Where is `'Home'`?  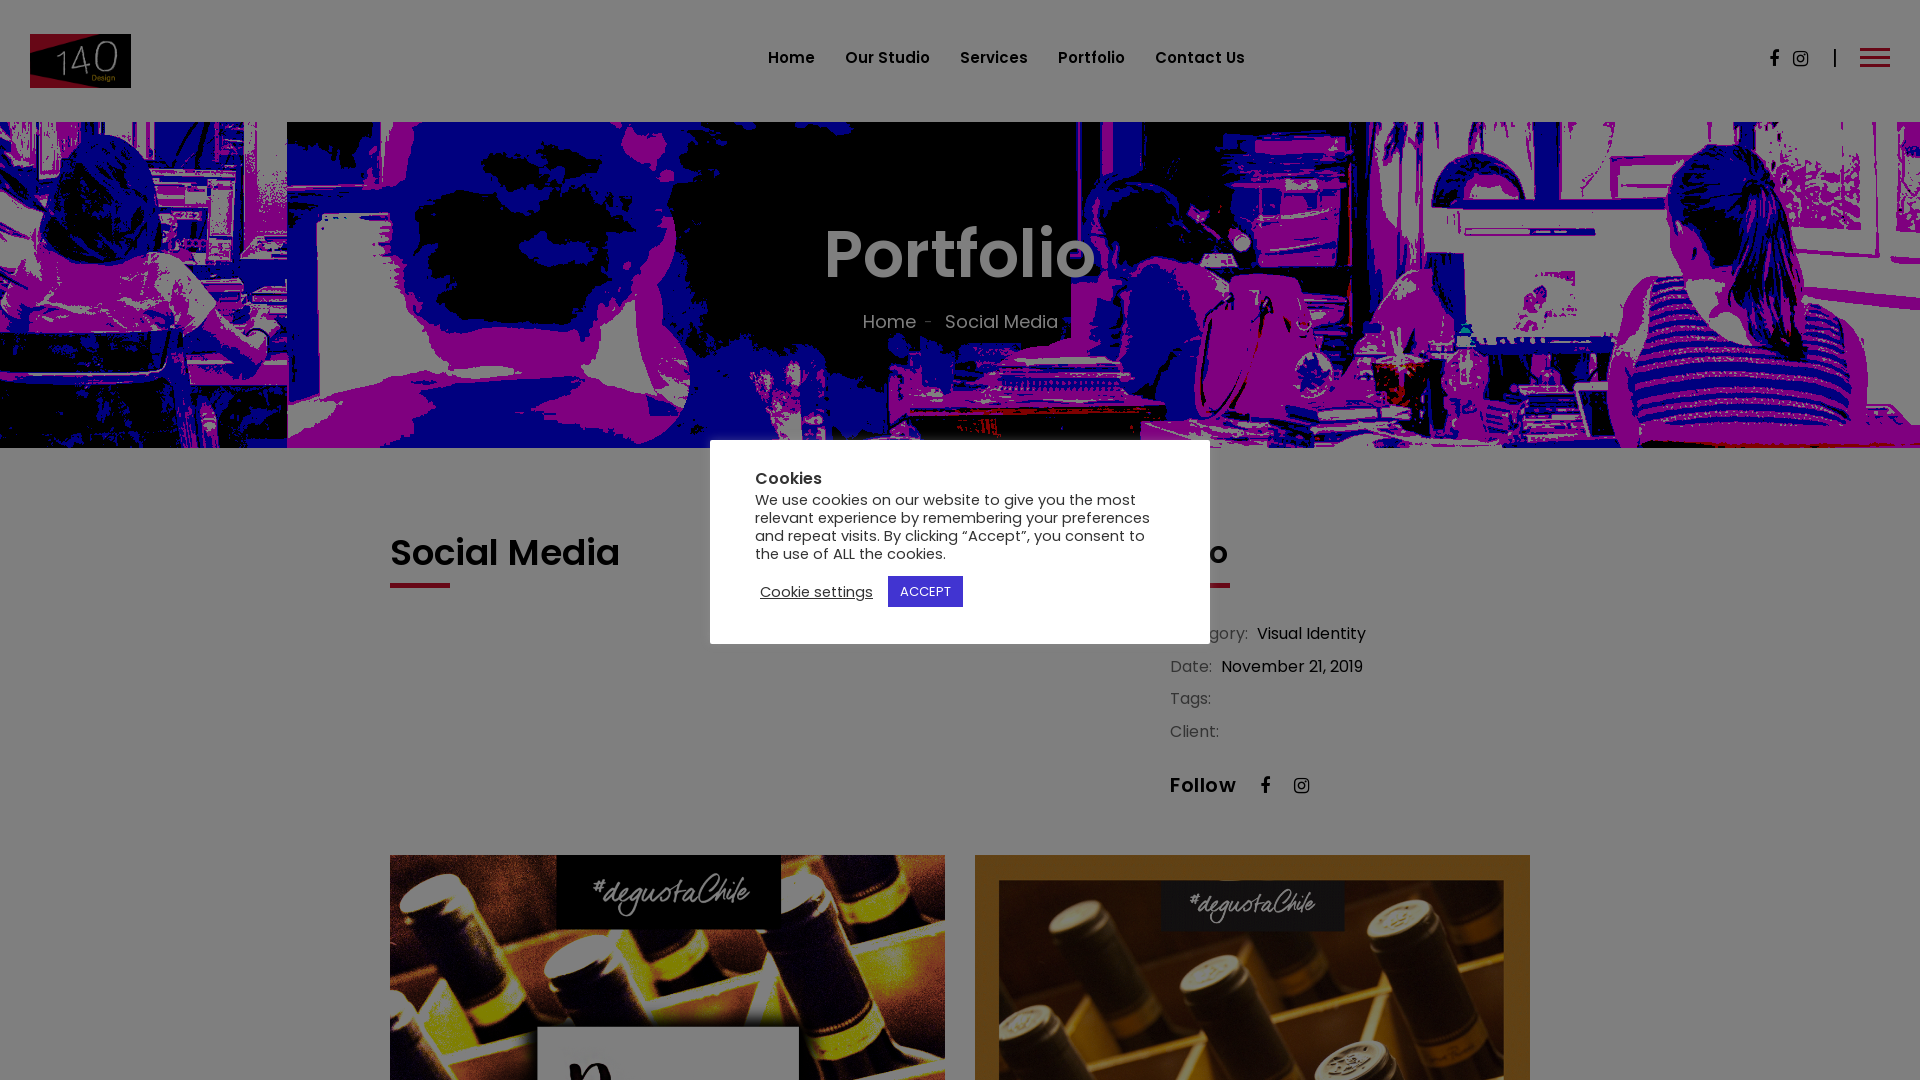
'Home' is located at coordinates (790, 56).